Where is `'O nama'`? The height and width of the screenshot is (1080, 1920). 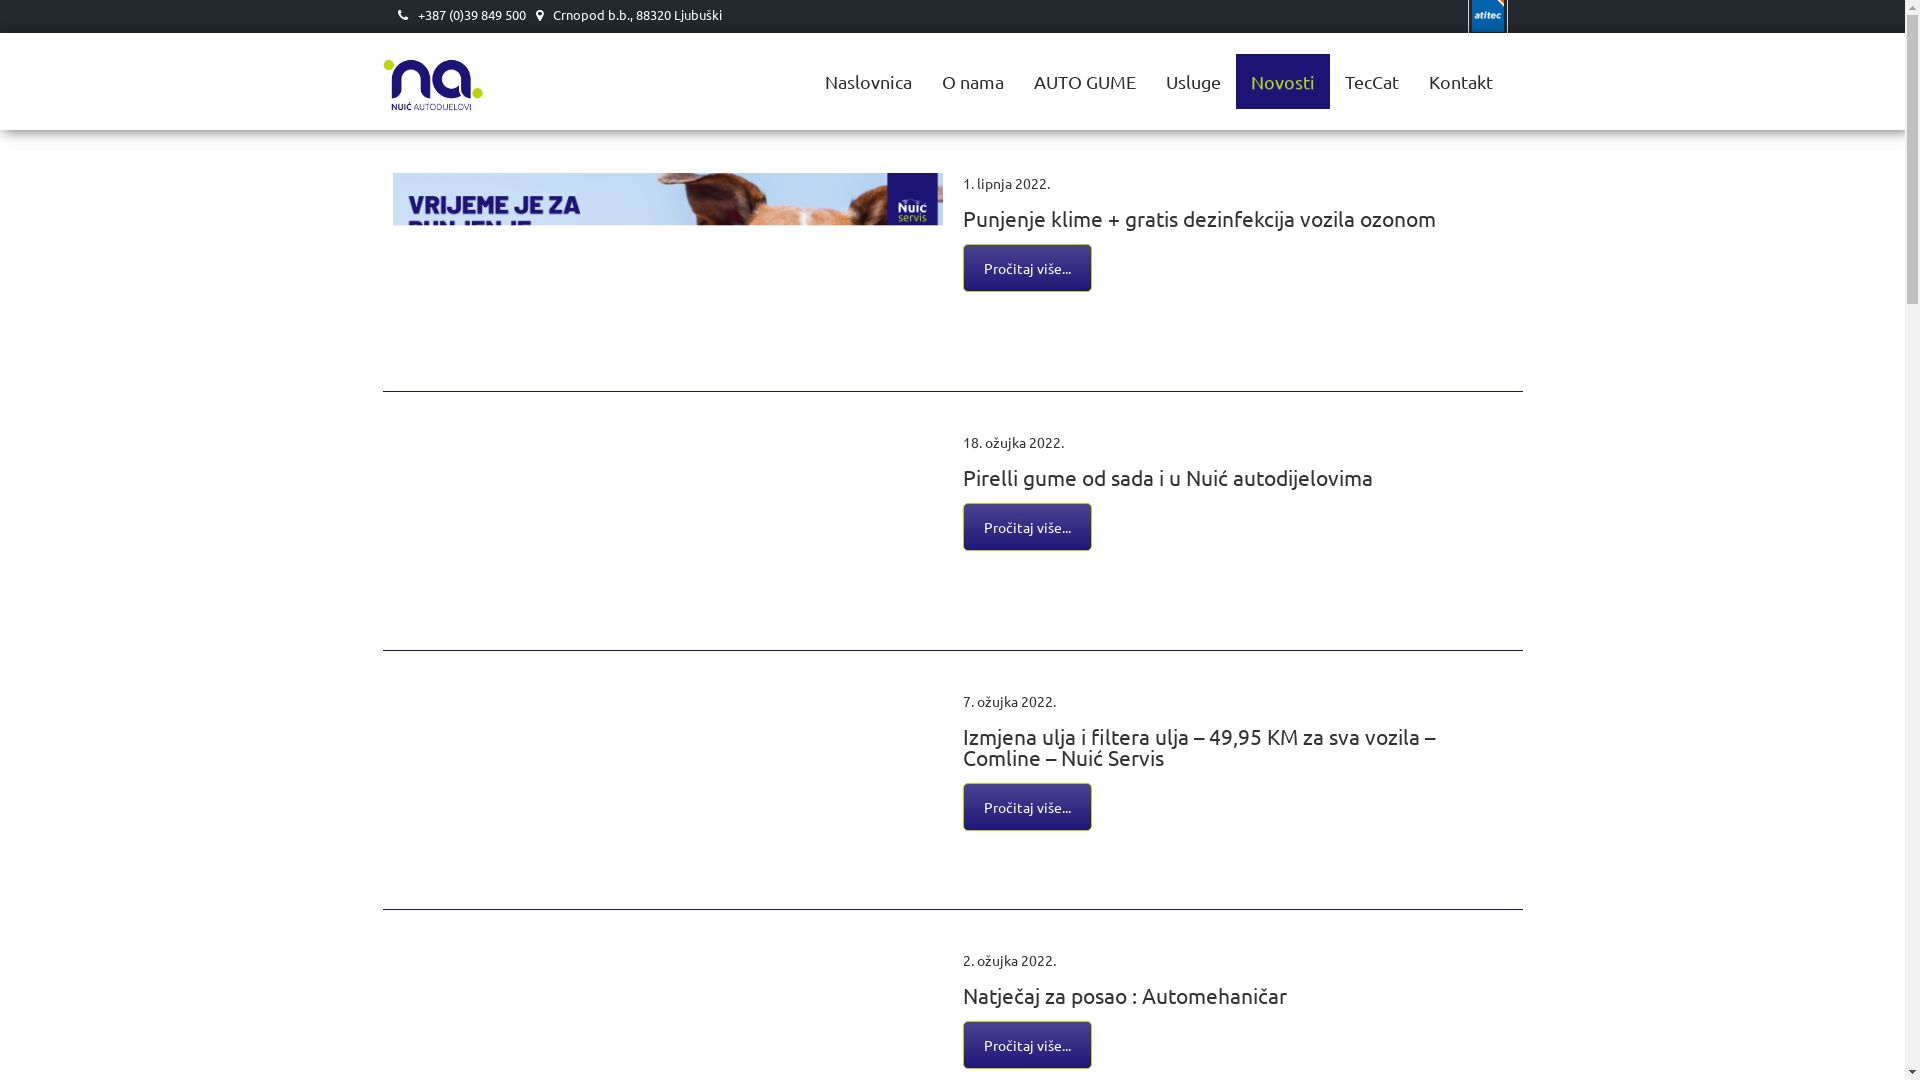
'O nama' is located at coordinates (971, 80).